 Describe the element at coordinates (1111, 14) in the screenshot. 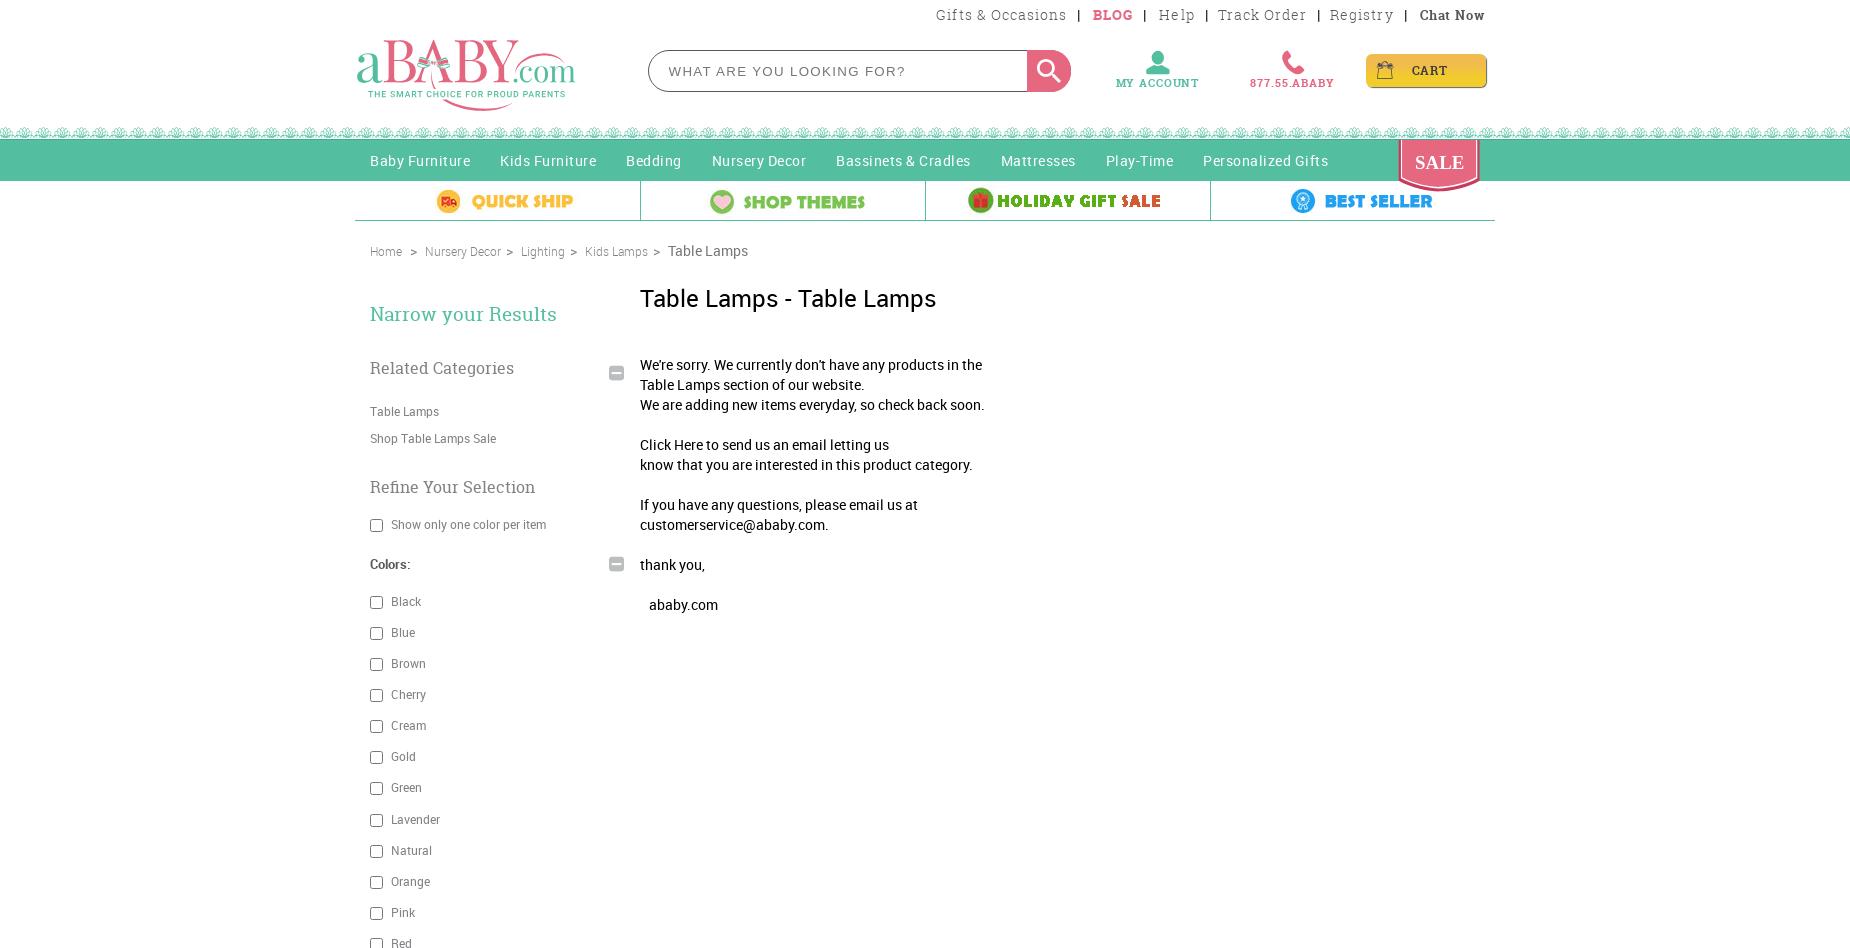

I see `'BLOG'` at that location.